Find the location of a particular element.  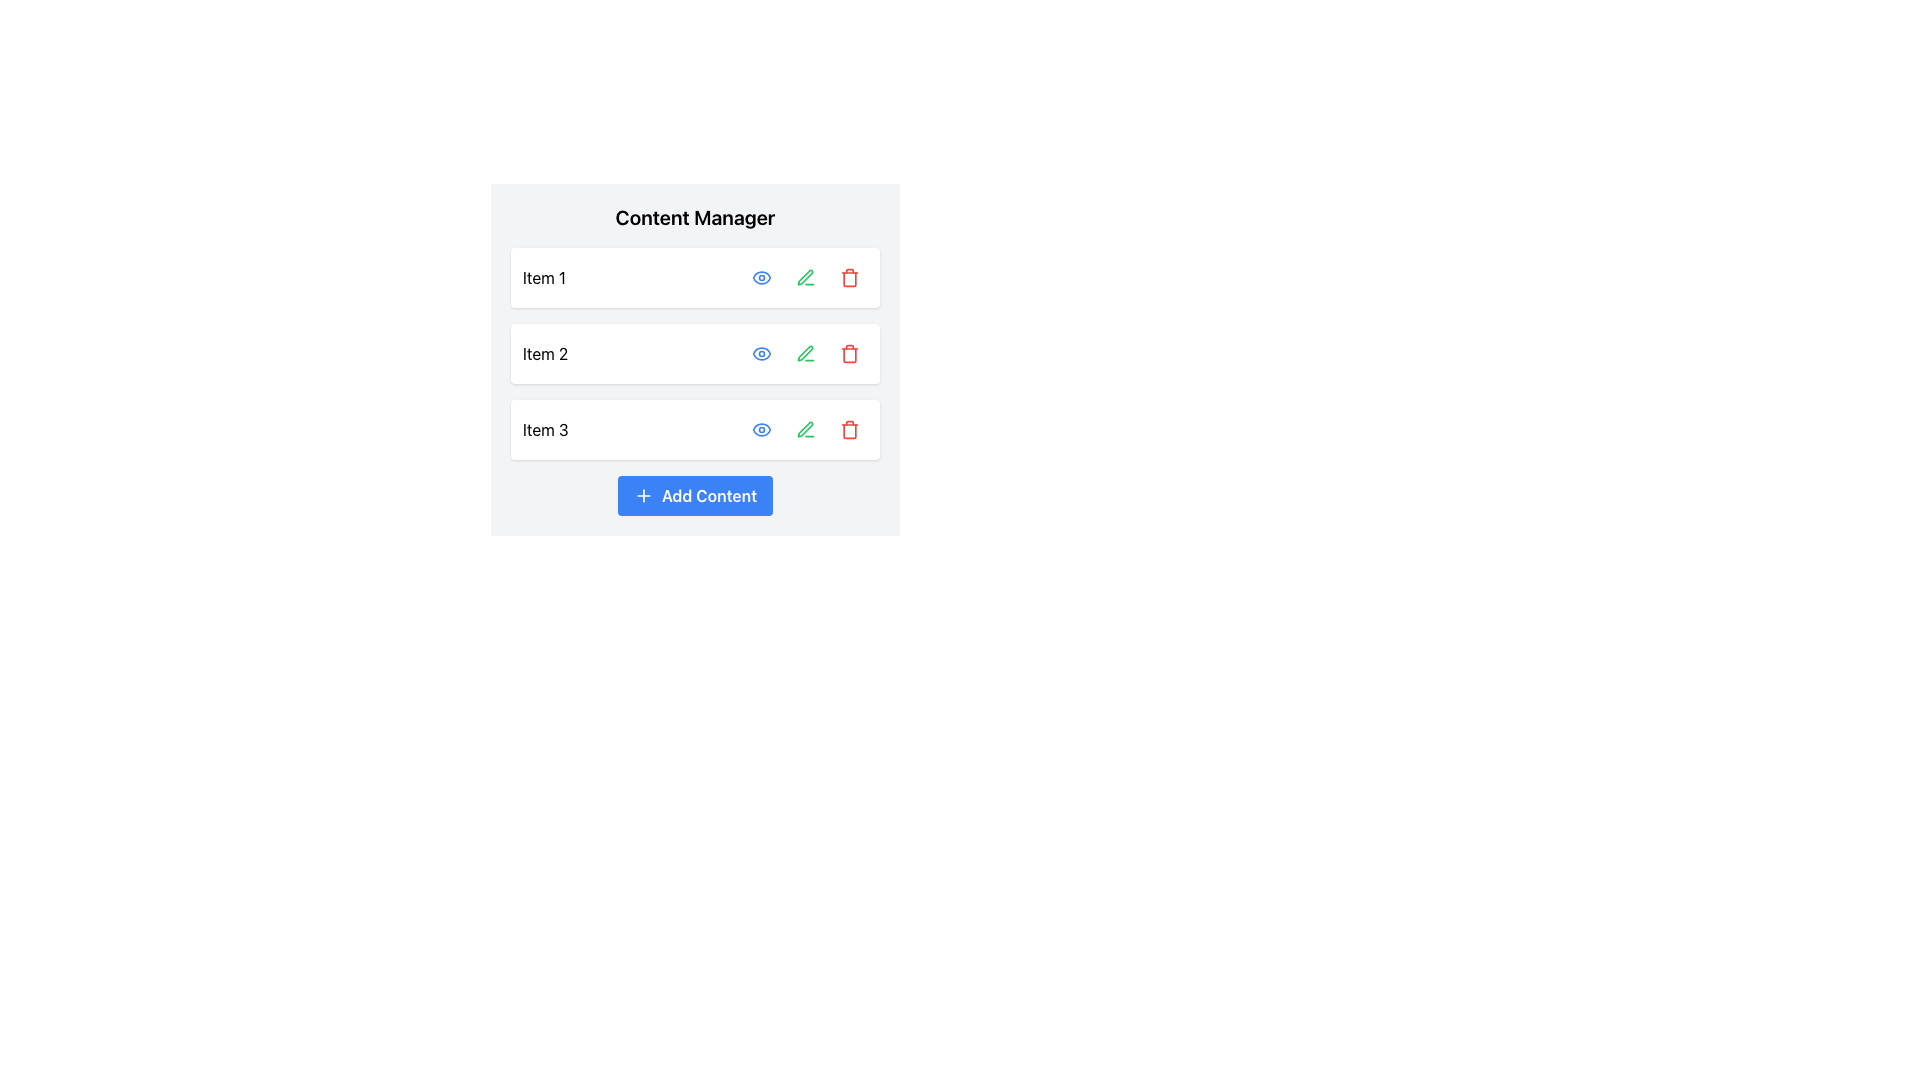

the distinct blue eye icon located in the third row of the list labeled 'Item 3' is located at coordinates (761, 428).